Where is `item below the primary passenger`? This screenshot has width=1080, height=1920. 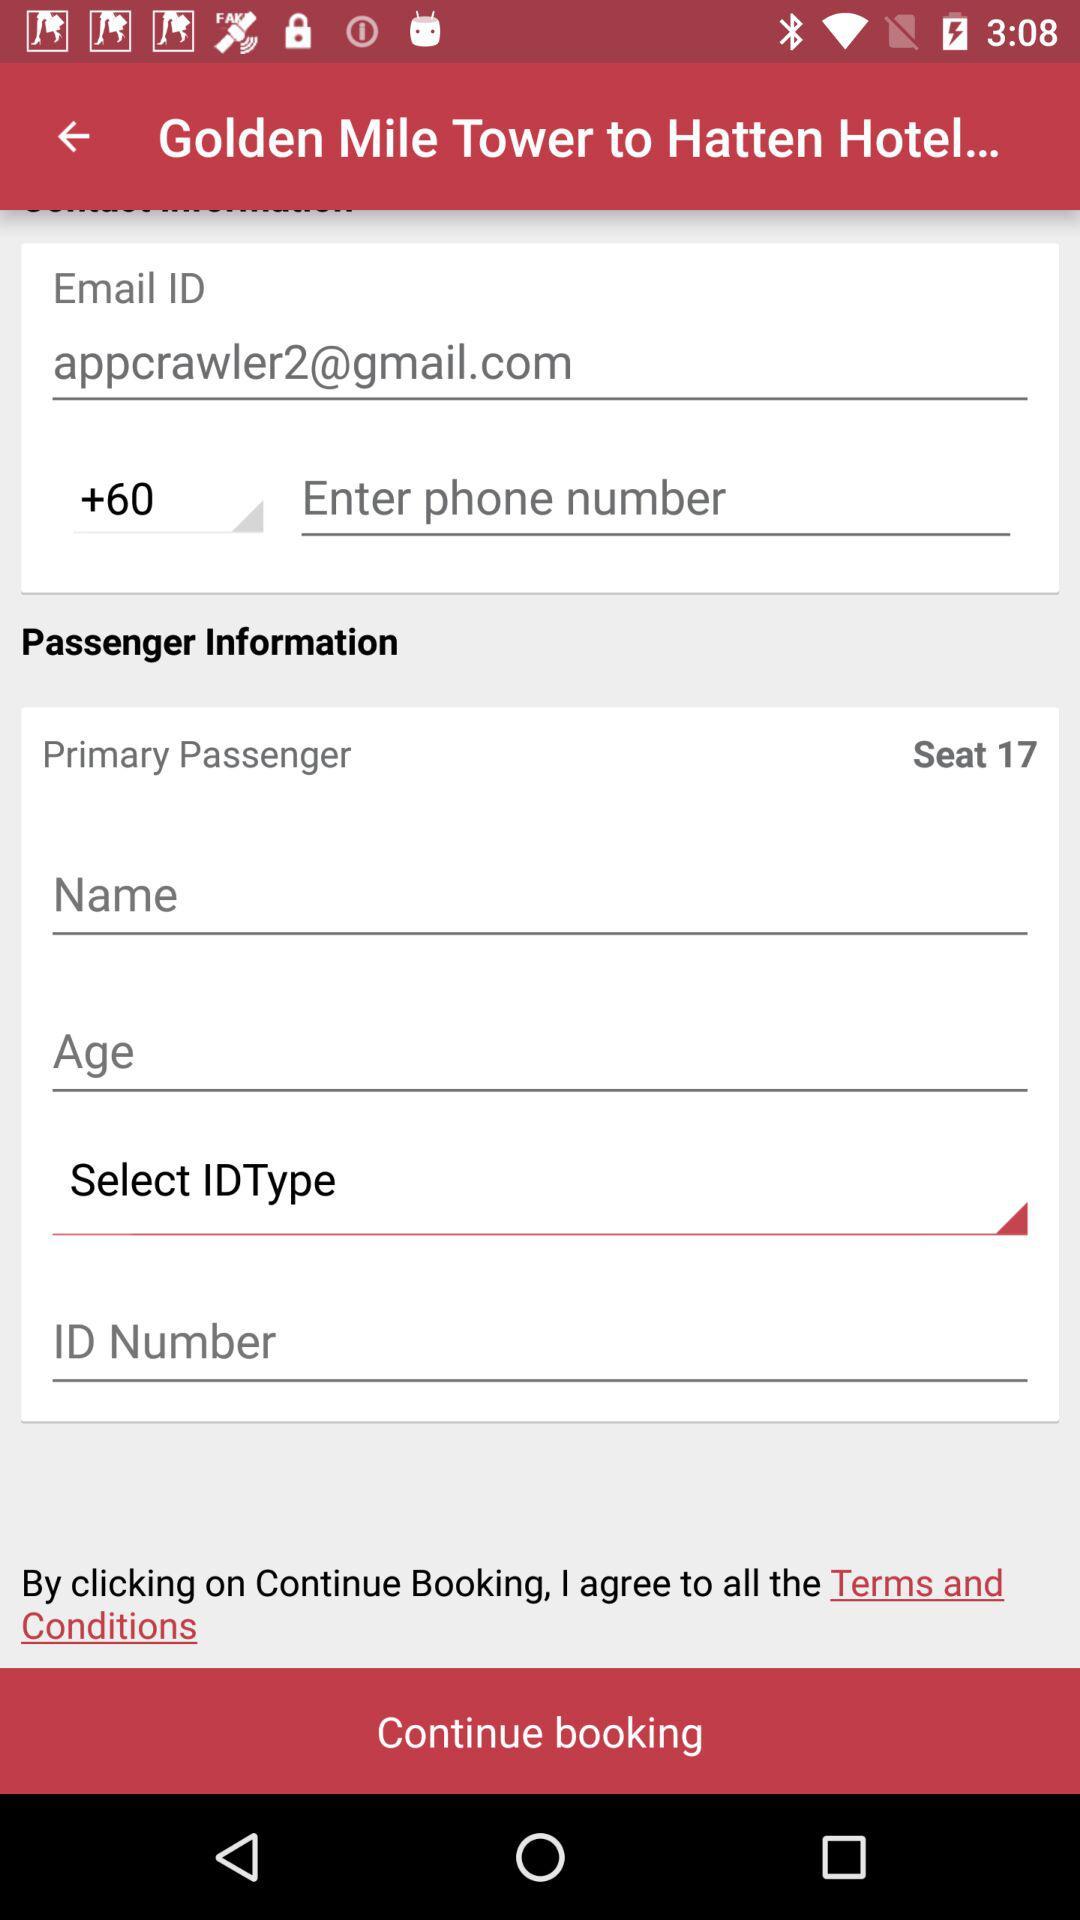
item below the primary passenger is located at coordinates (540, 895).